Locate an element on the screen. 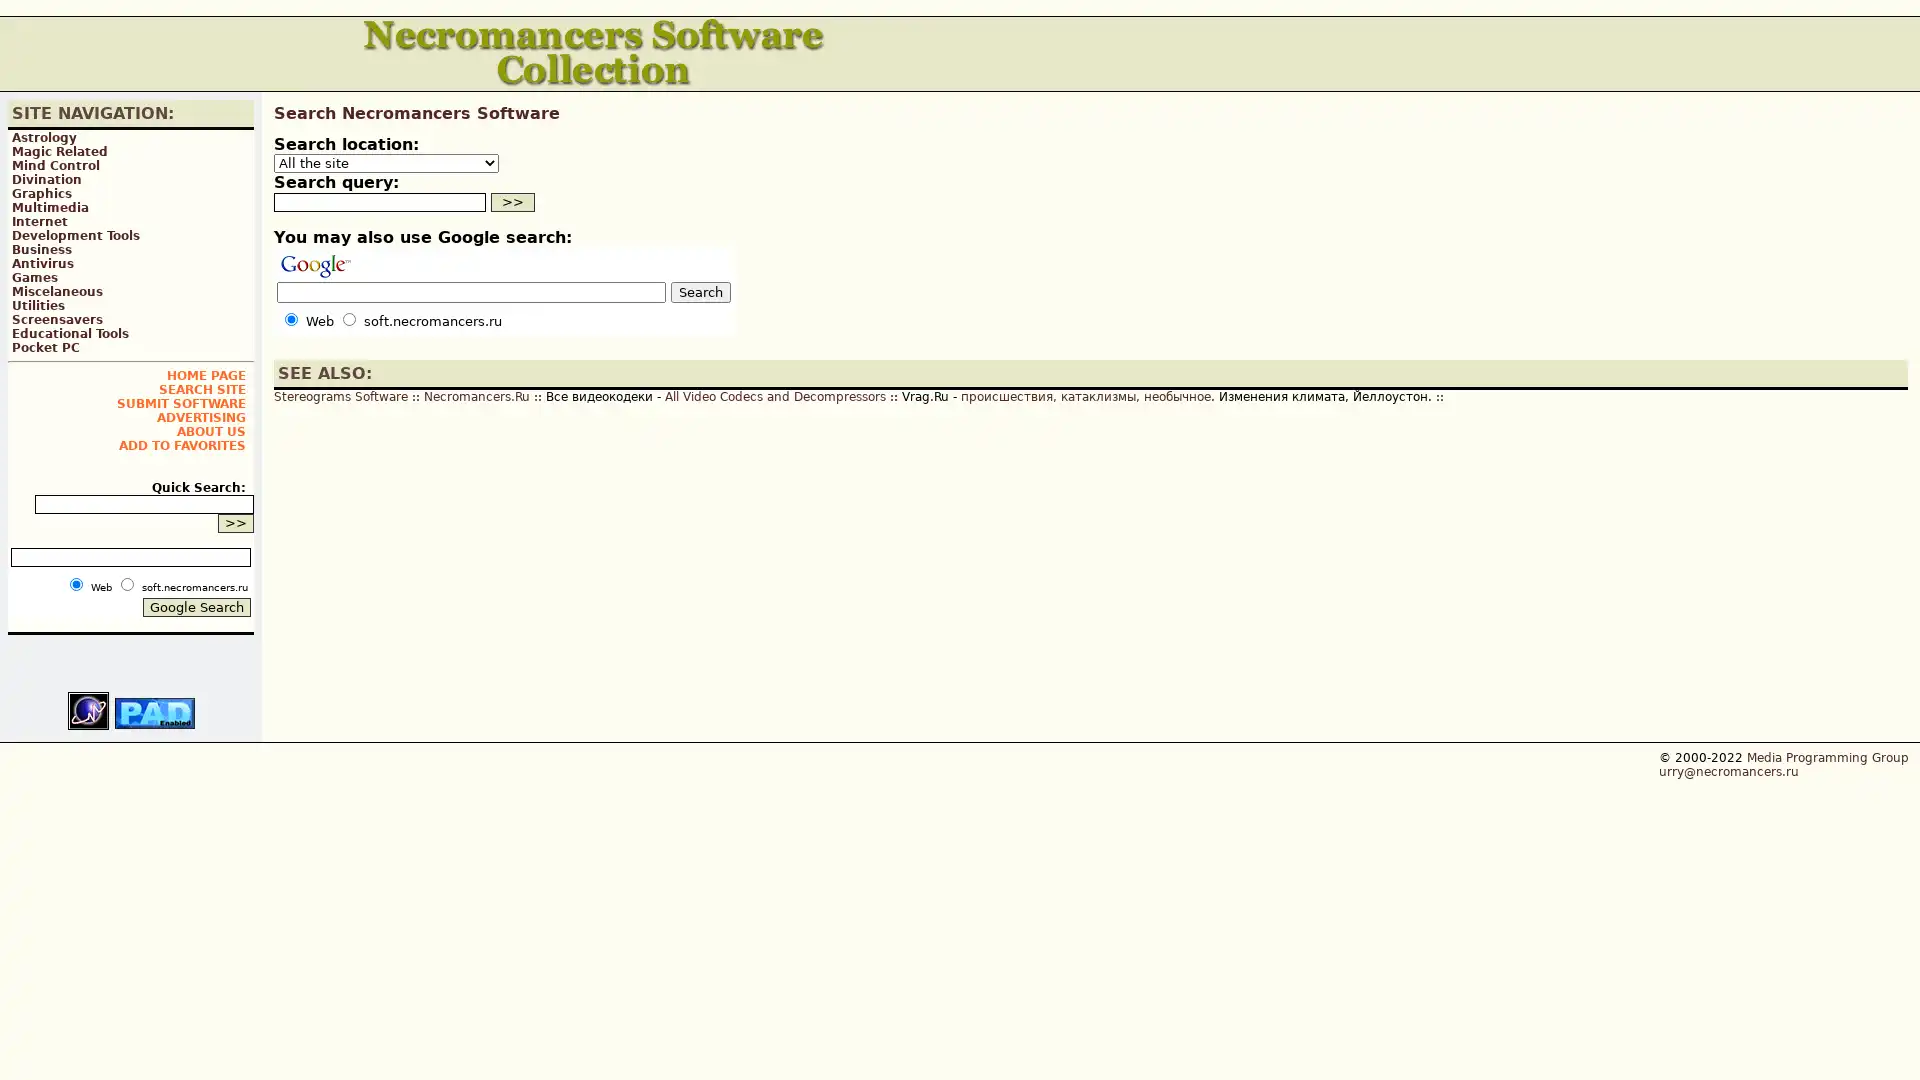  Search is located at coordinates (700, 292).